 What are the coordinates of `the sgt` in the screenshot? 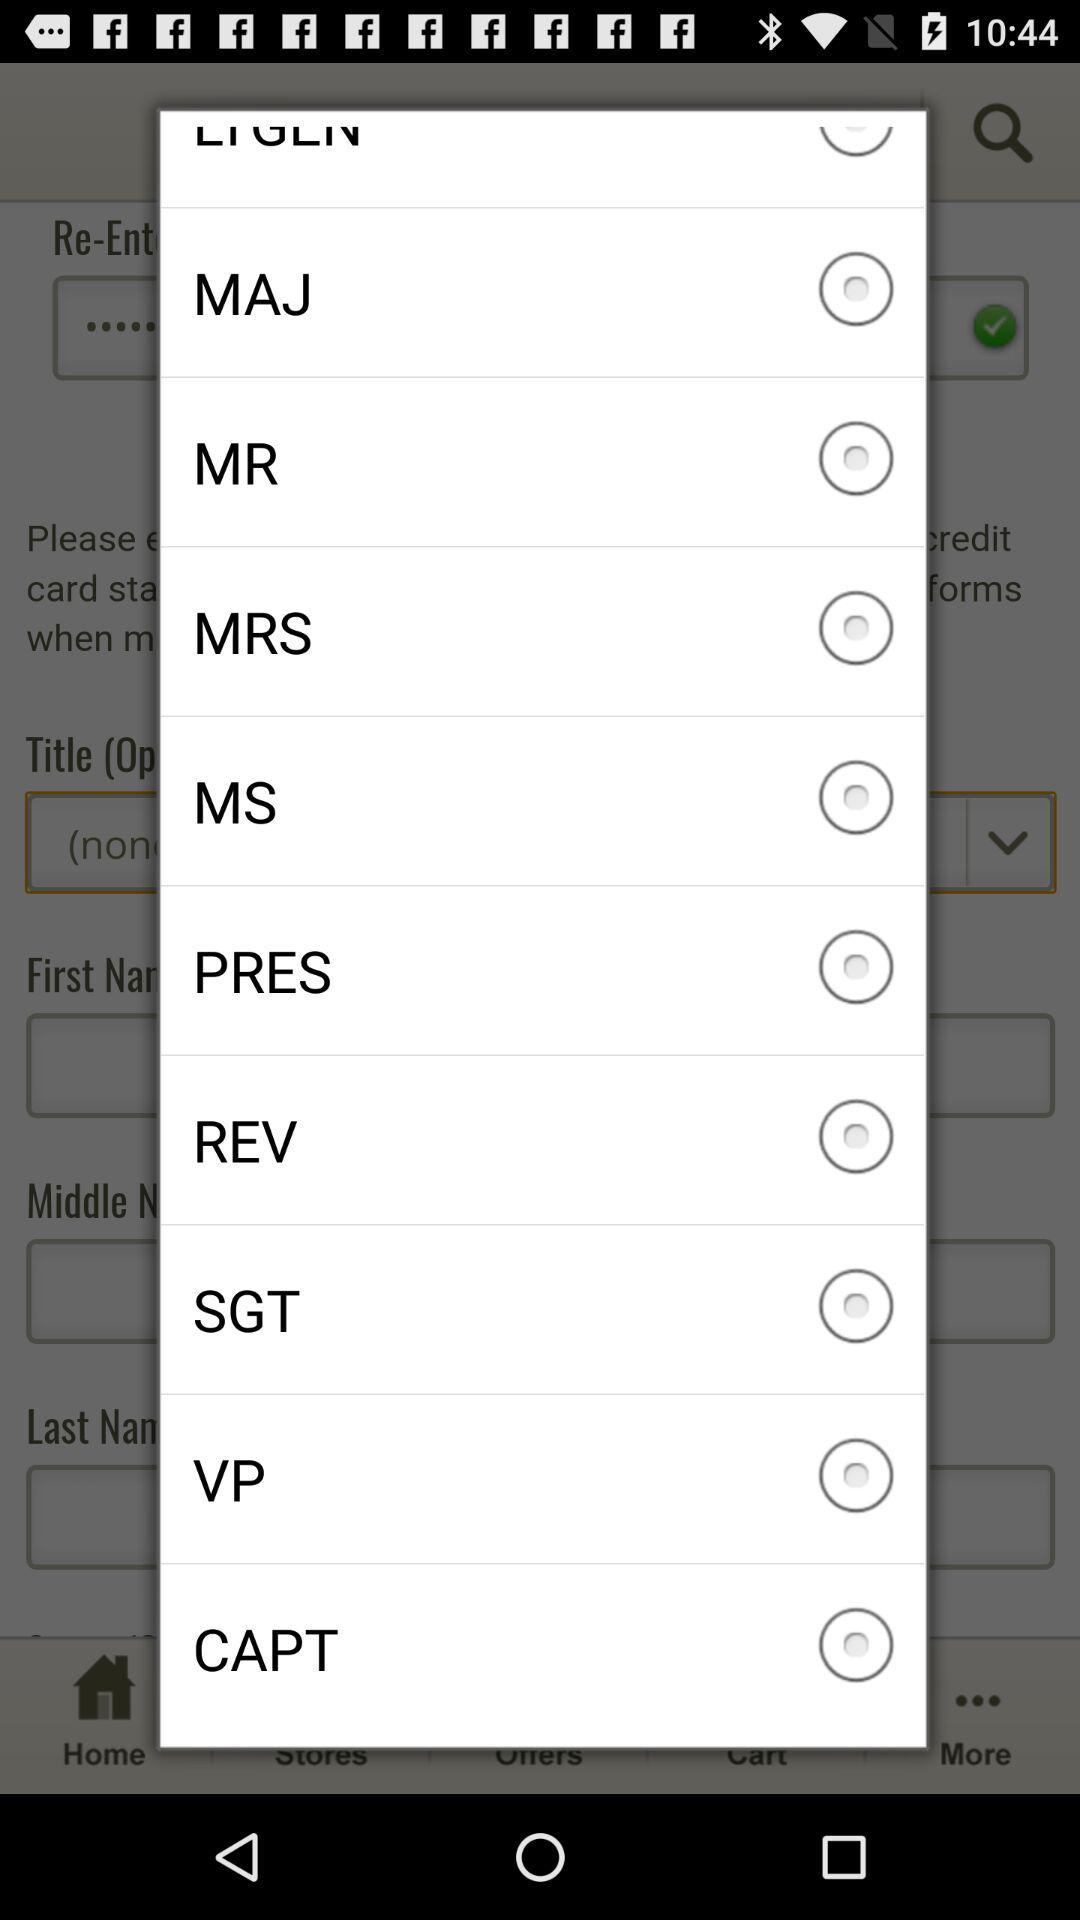 It's located at (542, 1309).